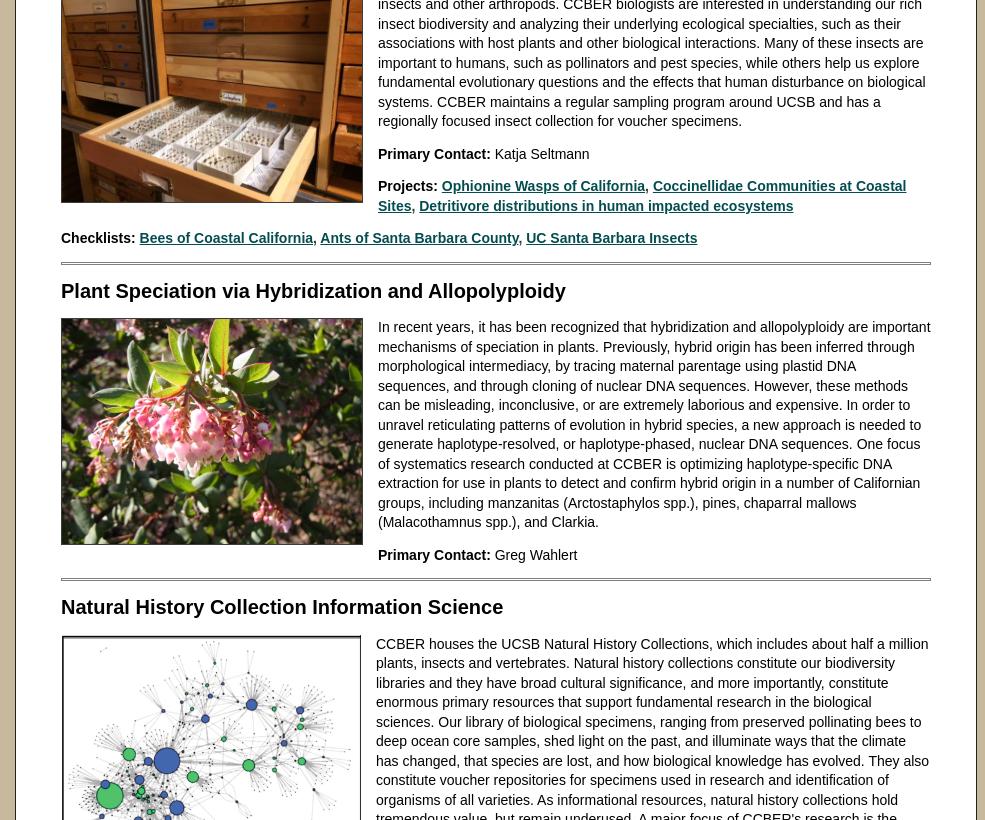 The height and width of the screenshot is (820, 985). What do you see at coordinates (439, 185) in the screenshot?
I see `'Ophionine Wasps of California'` at bounding box center [439, 185].